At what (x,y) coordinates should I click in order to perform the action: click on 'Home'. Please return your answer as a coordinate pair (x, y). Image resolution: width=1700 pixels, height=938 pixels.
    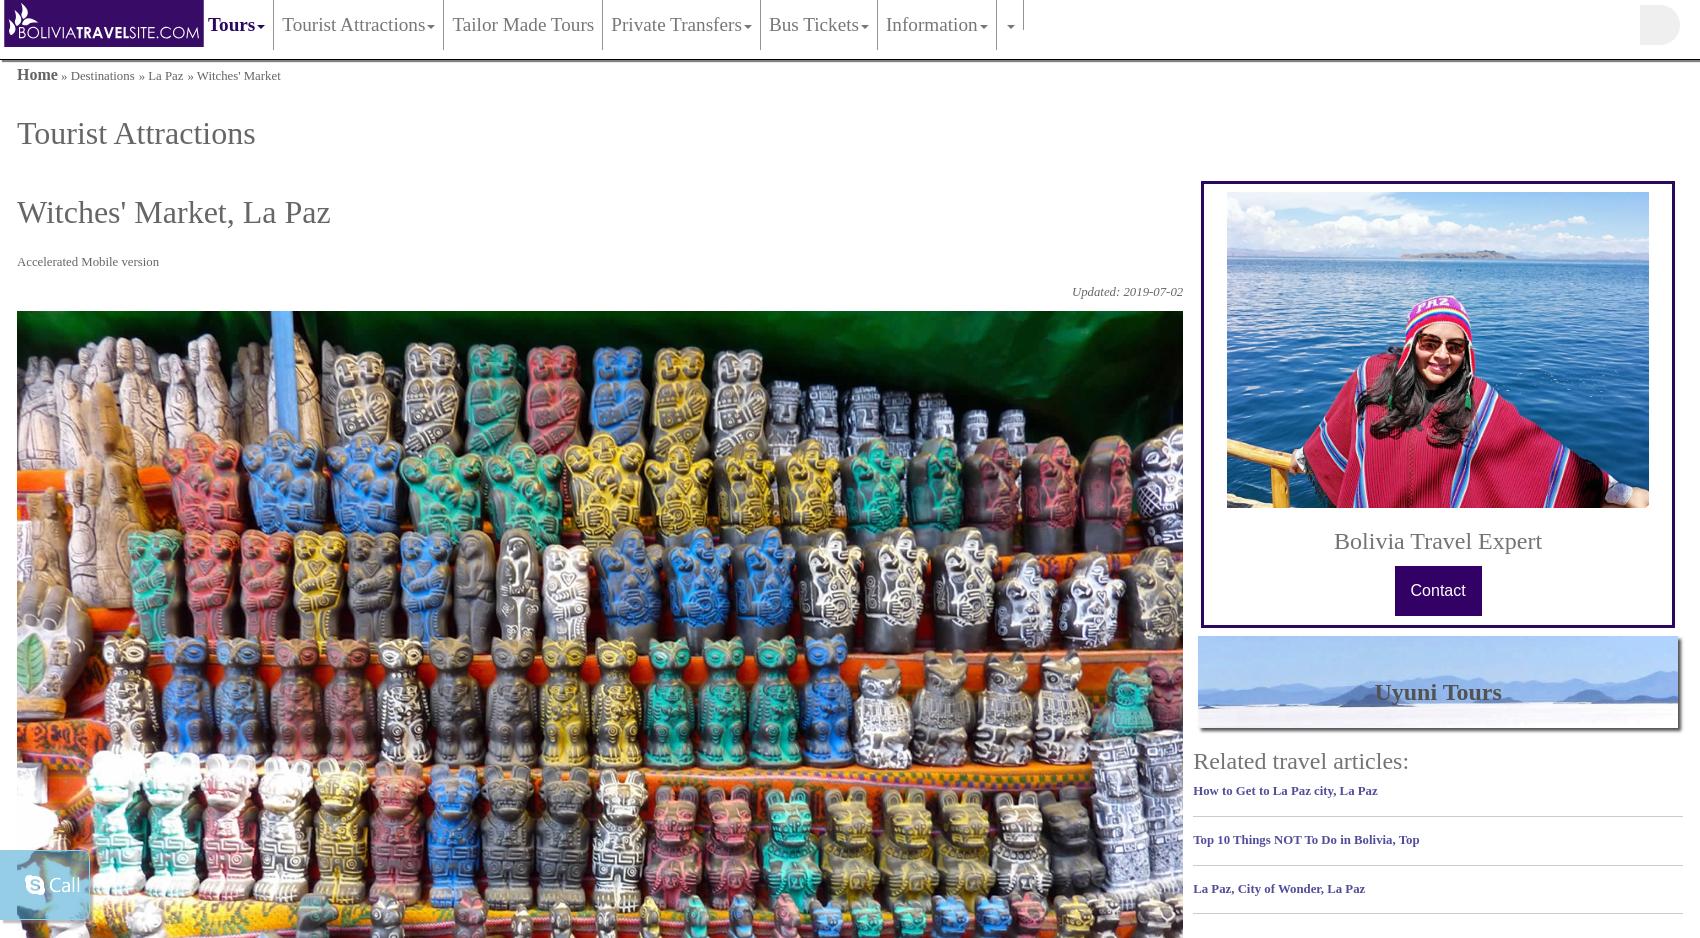
    Looking at the image, I should click on (37, 74).